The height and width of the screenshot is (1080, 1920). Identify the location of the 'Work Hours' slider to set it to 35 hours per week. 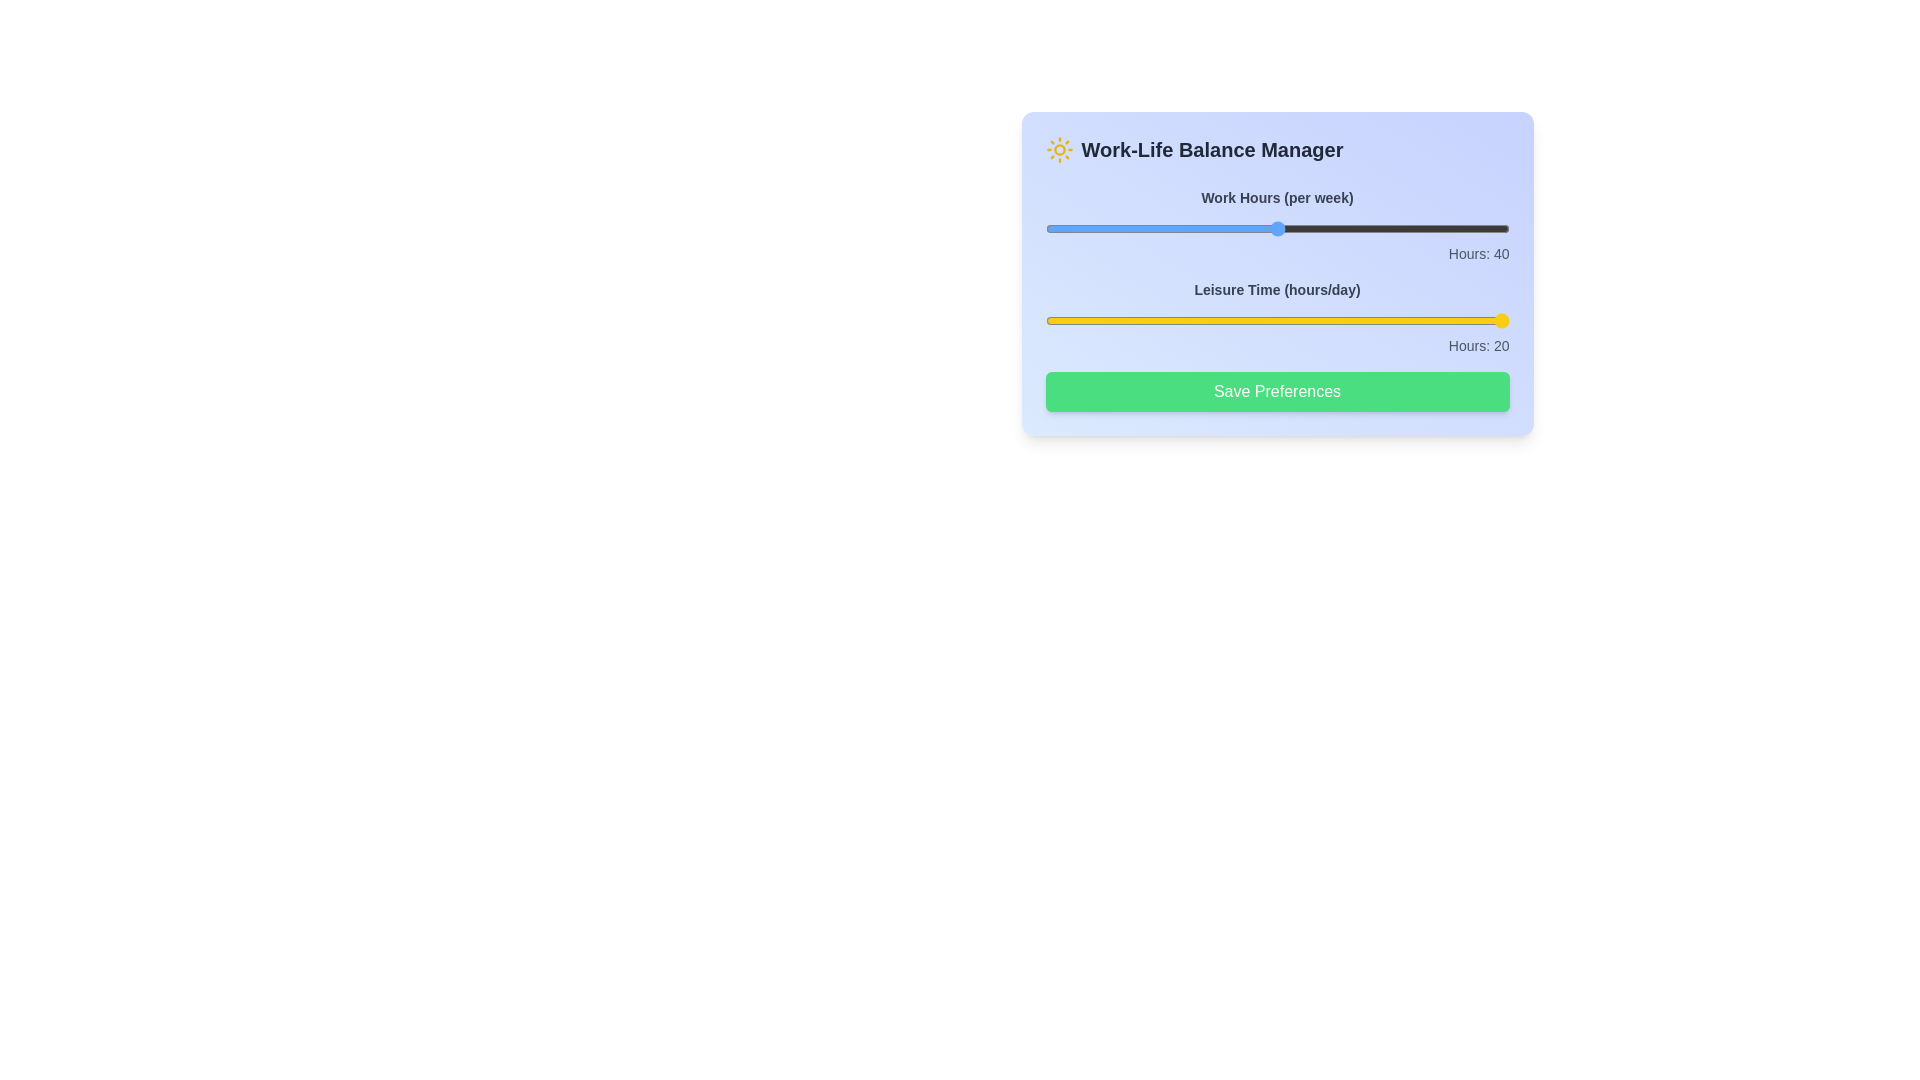
(1218, 227).